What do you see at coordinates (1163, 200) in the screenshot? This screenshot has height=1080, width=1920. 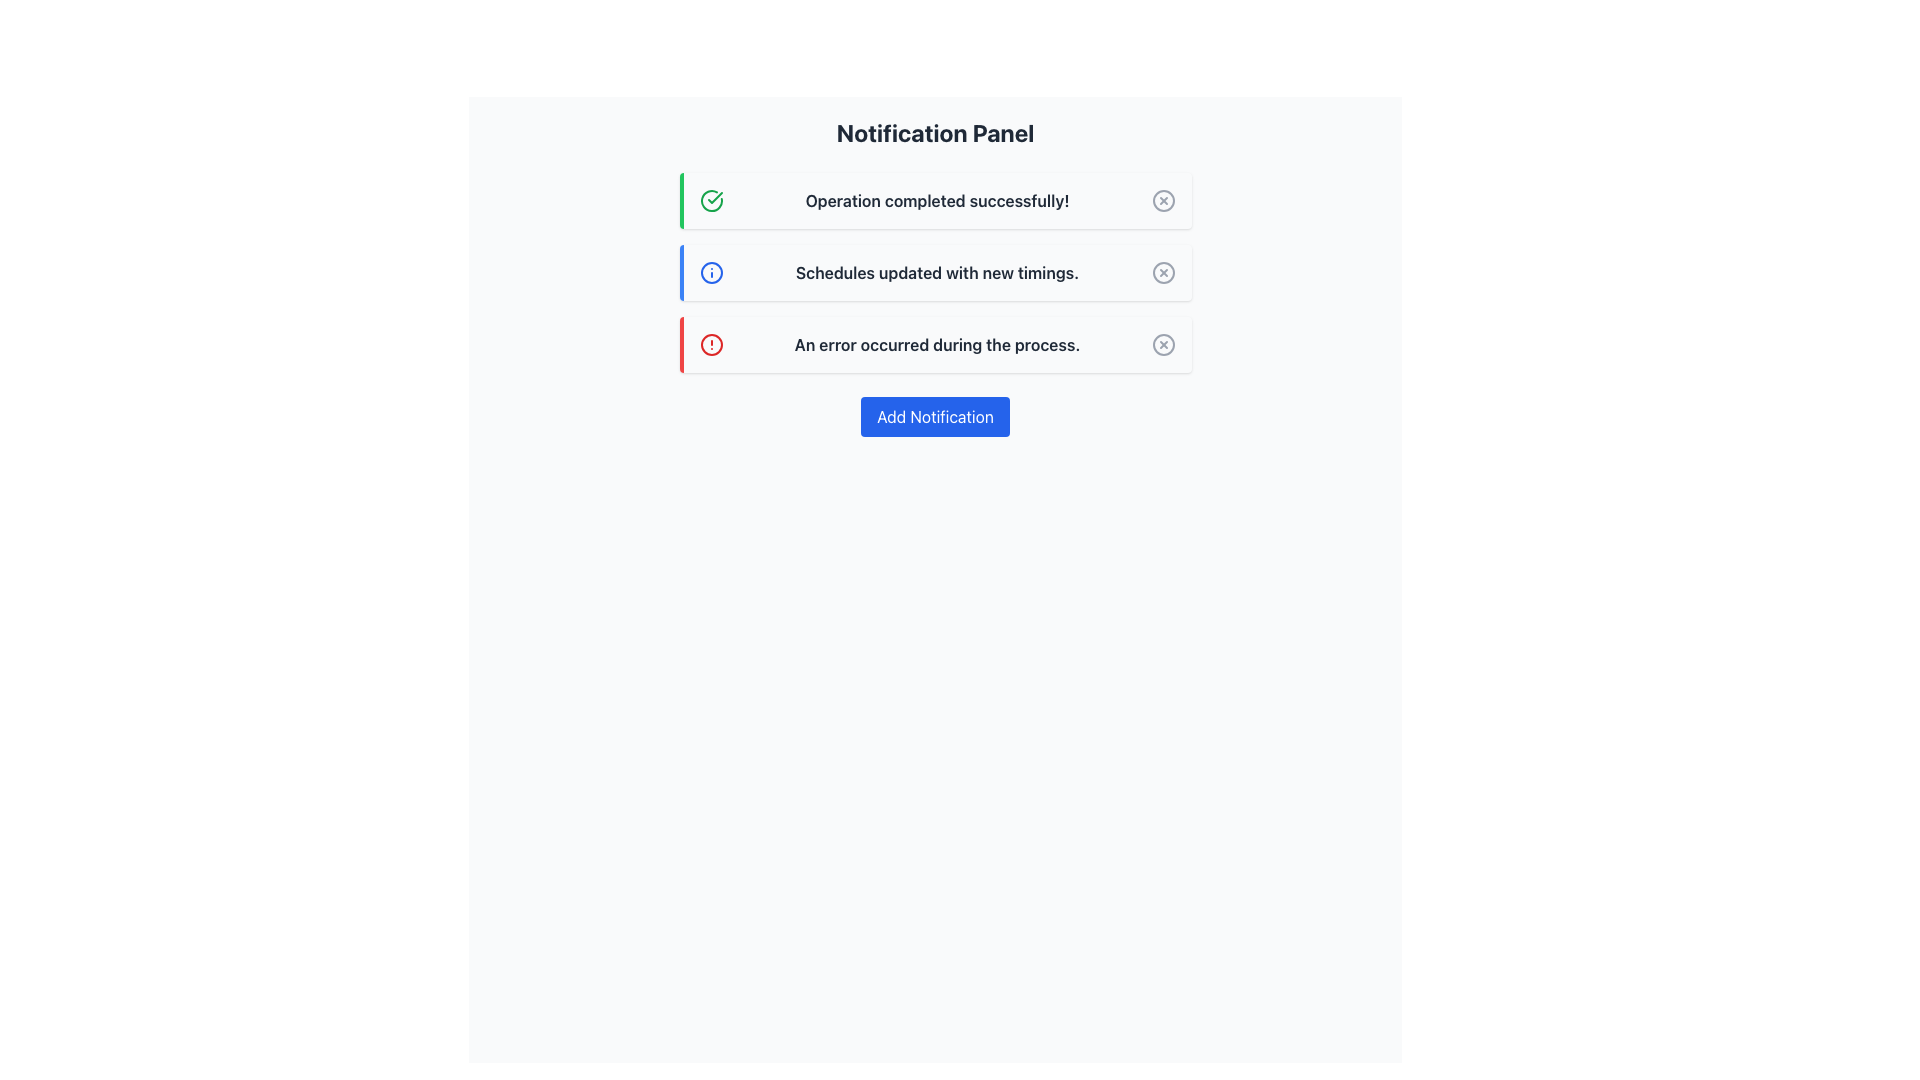 I see `the circular icon in the notification panel that indicates 'Operation completed successfully!'` at bounding box center [1163, 200].